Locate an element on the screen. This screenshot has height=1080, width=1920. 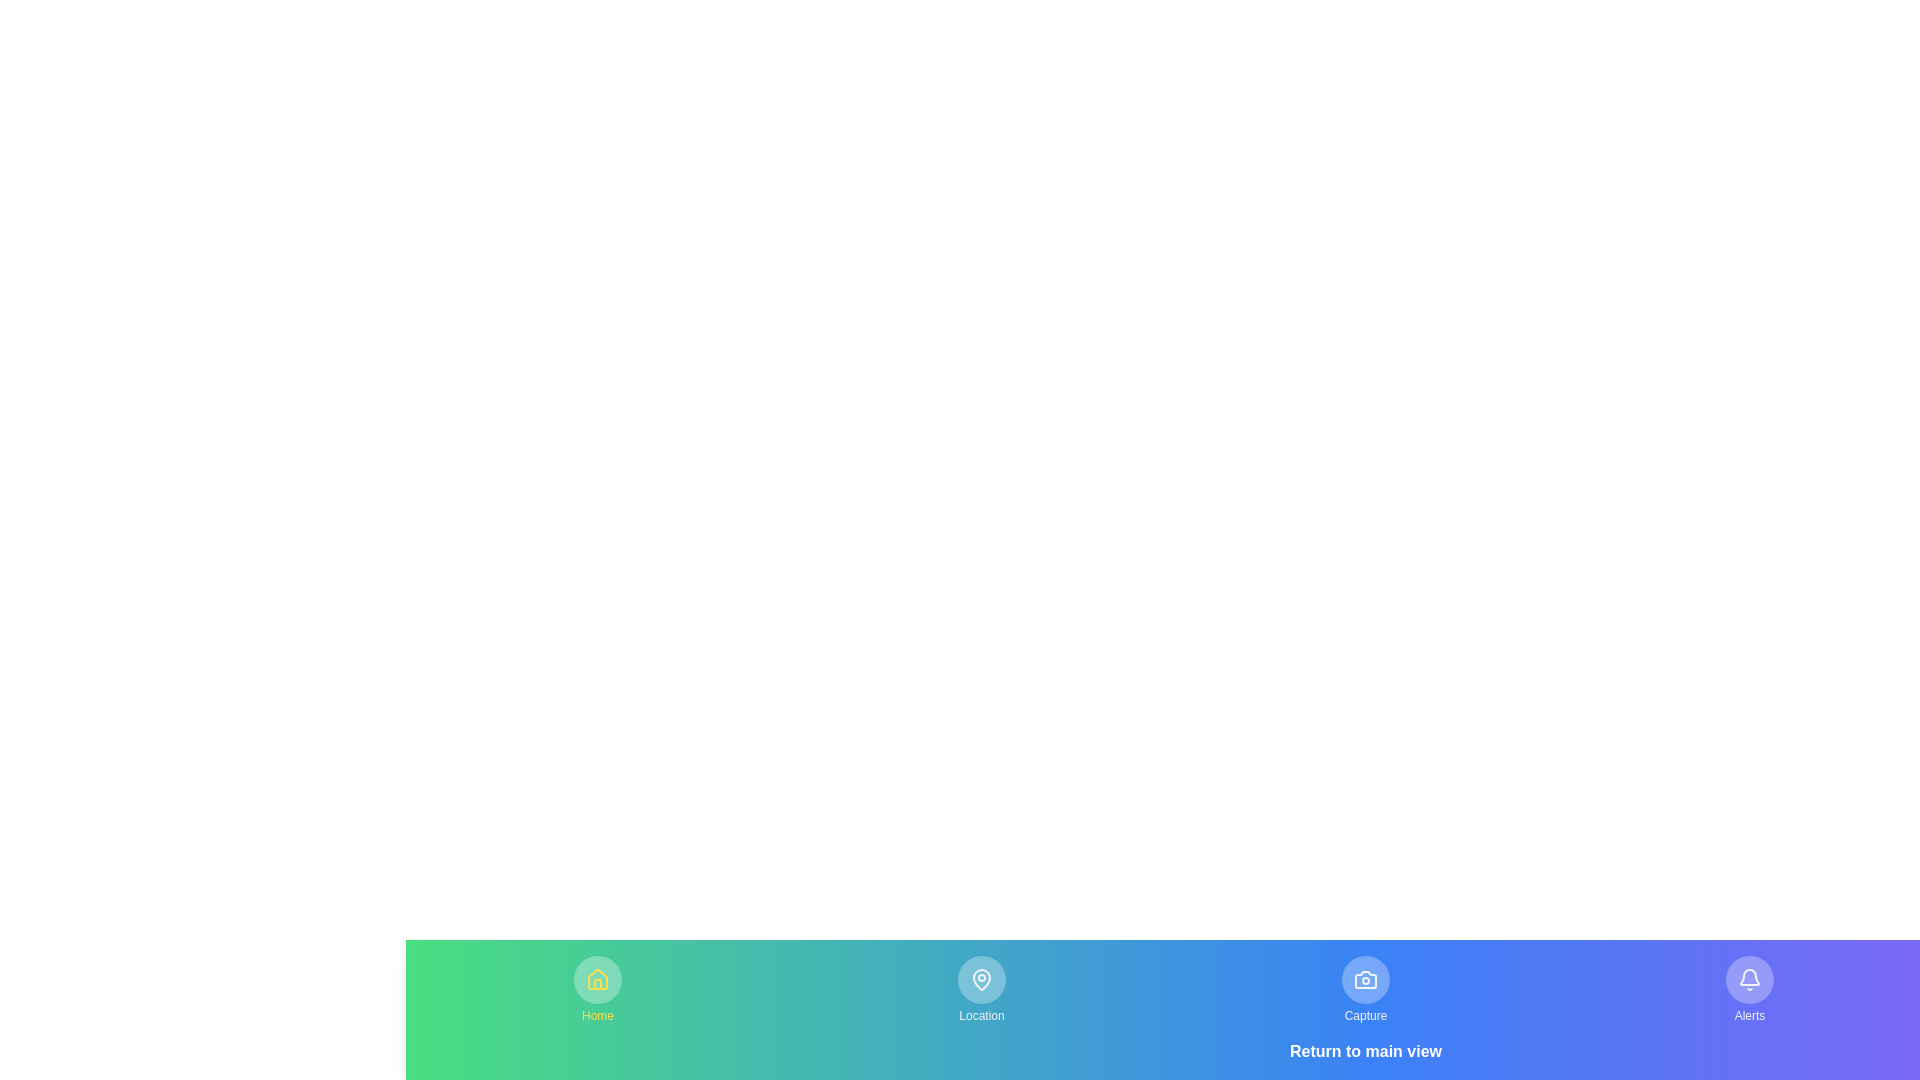
the menu item labeled Location to trigger its hover effect is located at coordinates (982, 990).